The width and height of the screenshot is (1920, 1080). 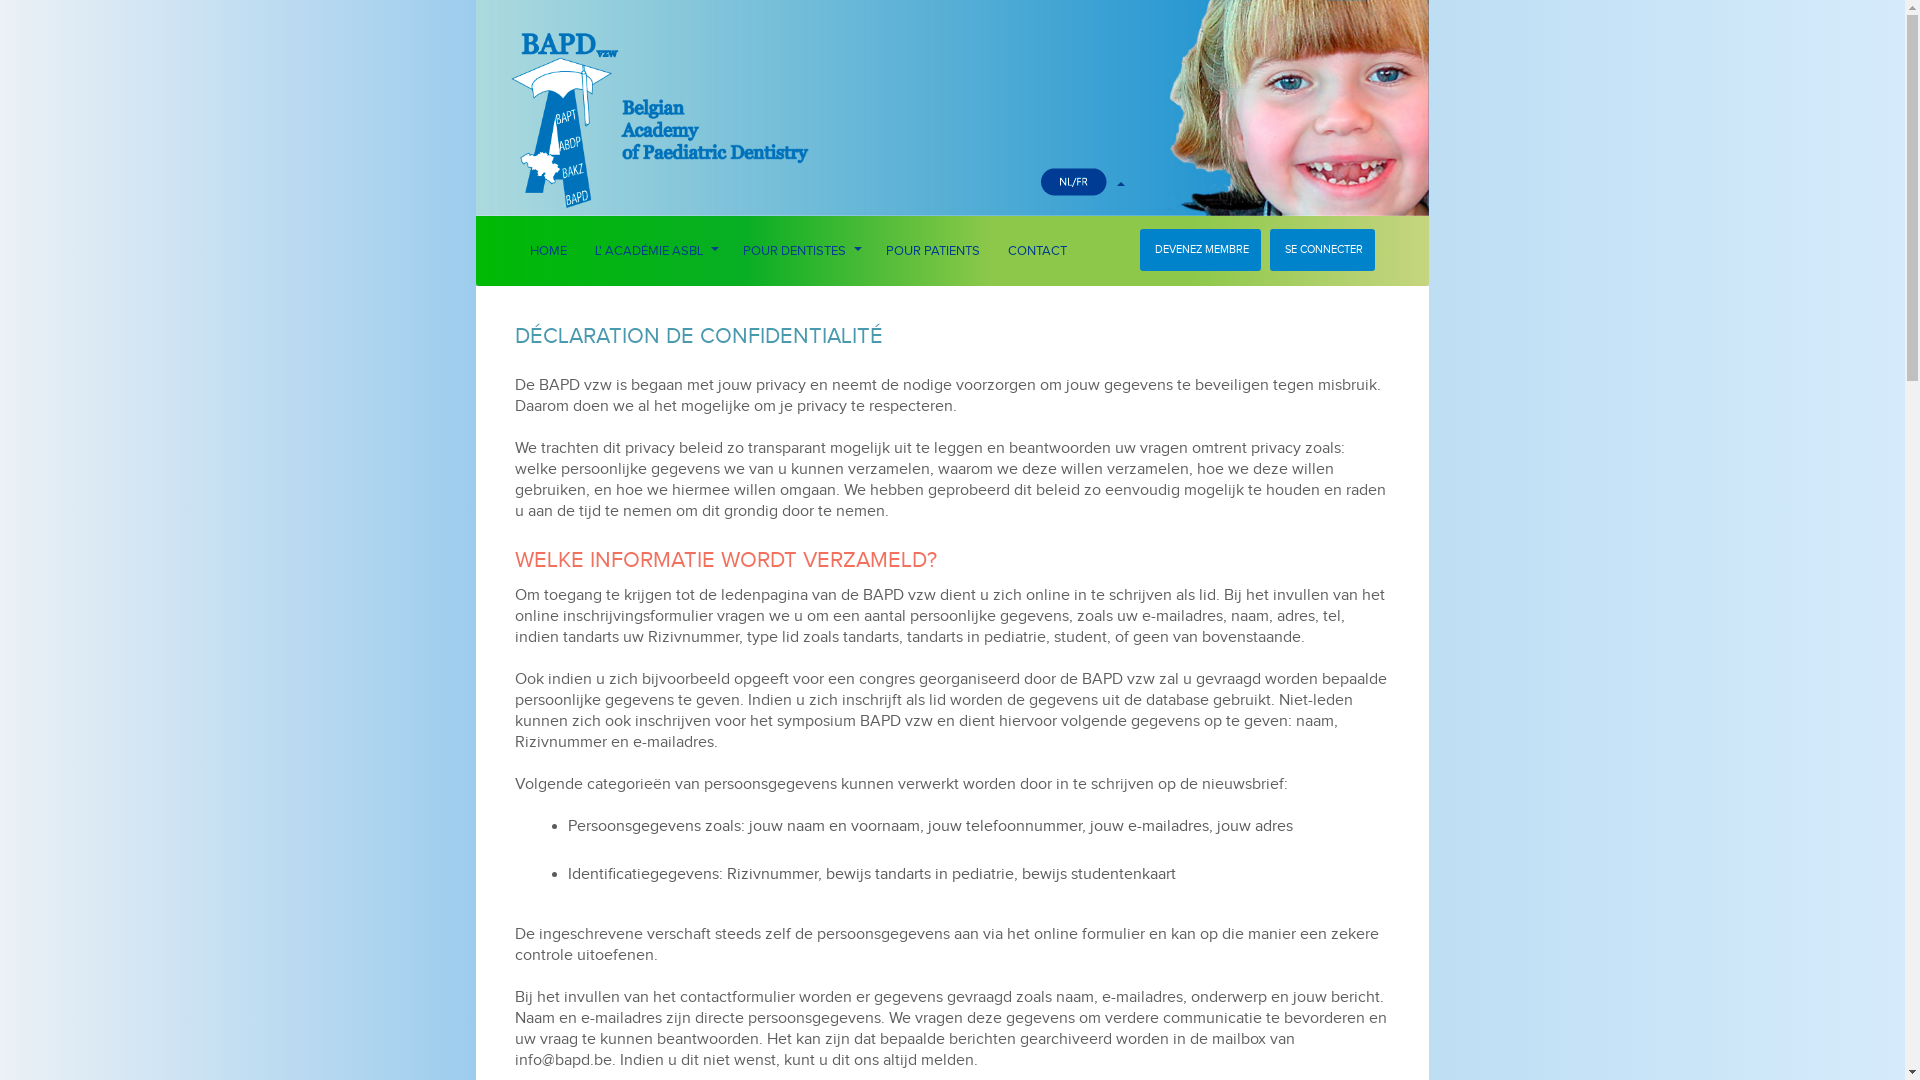 What do you see at coordinates (800, 249) in the screenshot?
I see `'POUR DENTISTES'` at bounding box center [800, 249].